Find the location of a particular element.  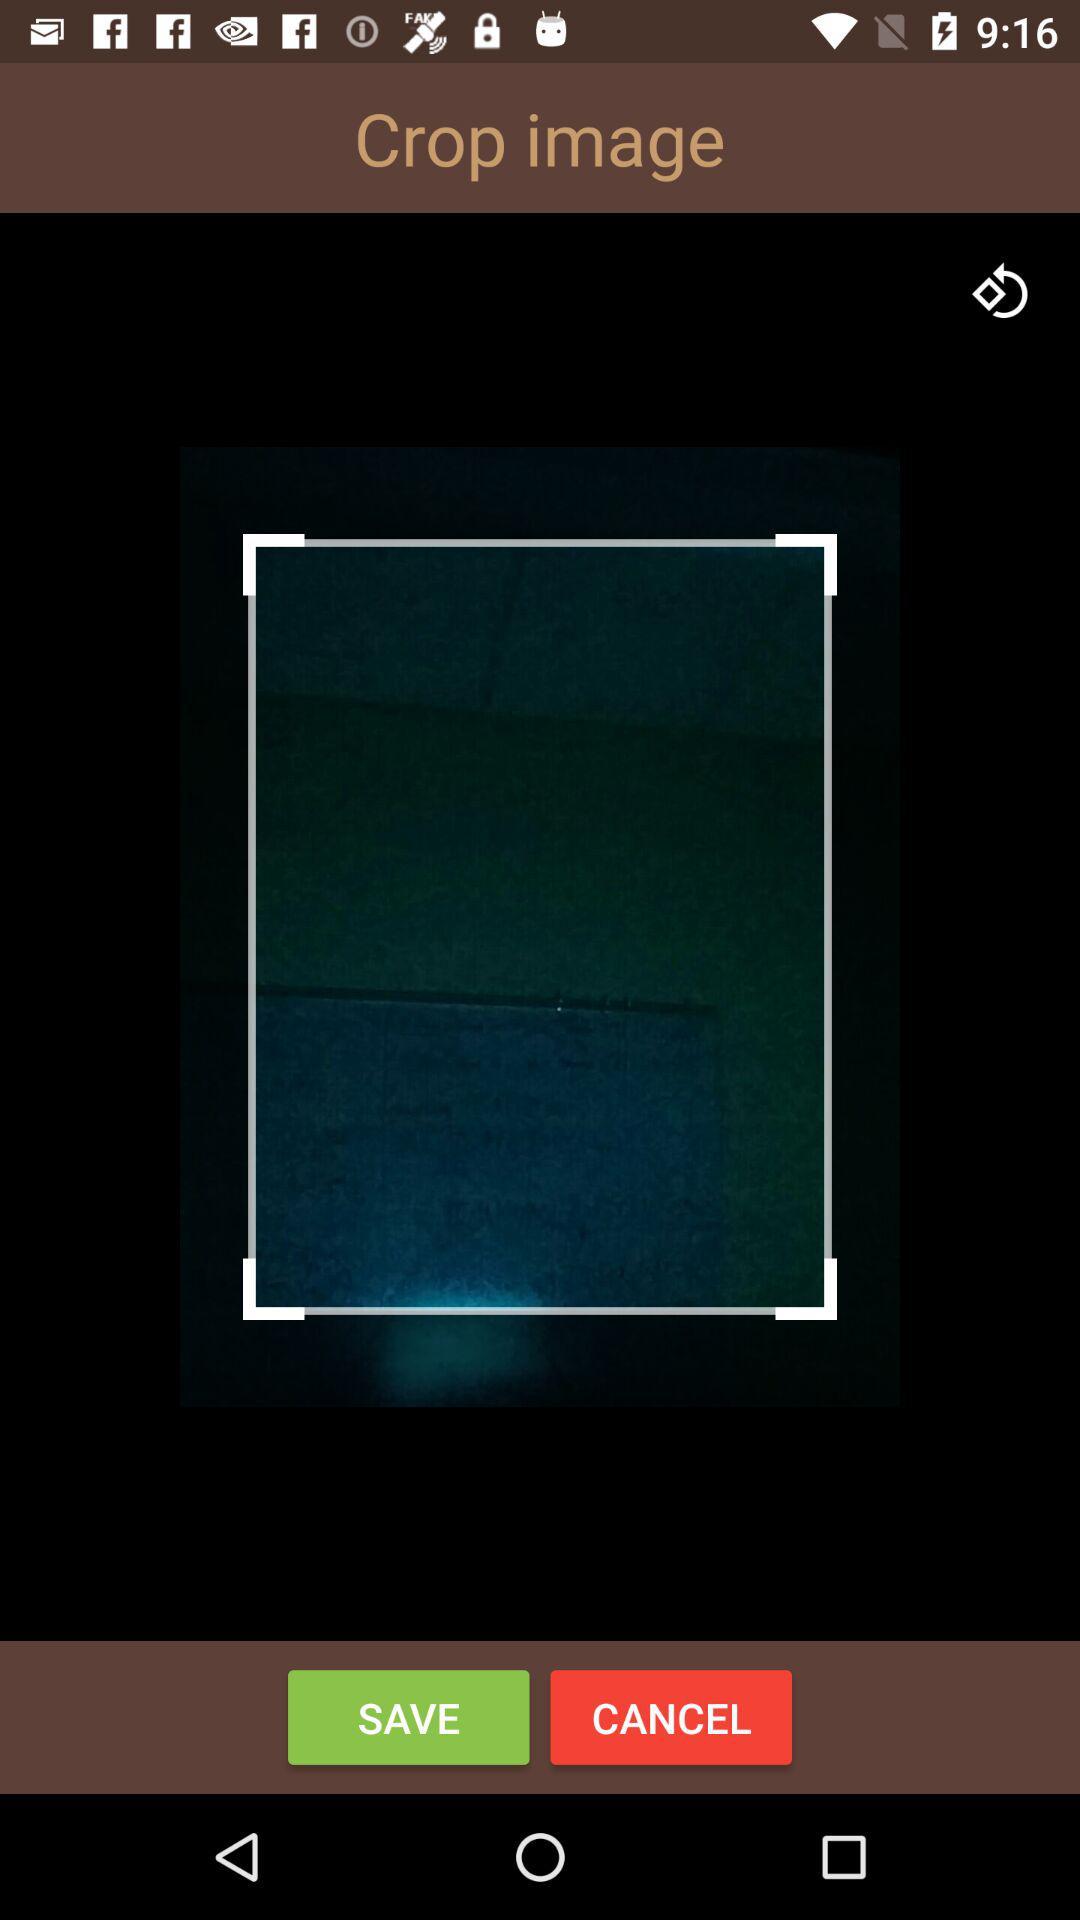

button to the left of the cancel button is located at coordinates (407, 1716).